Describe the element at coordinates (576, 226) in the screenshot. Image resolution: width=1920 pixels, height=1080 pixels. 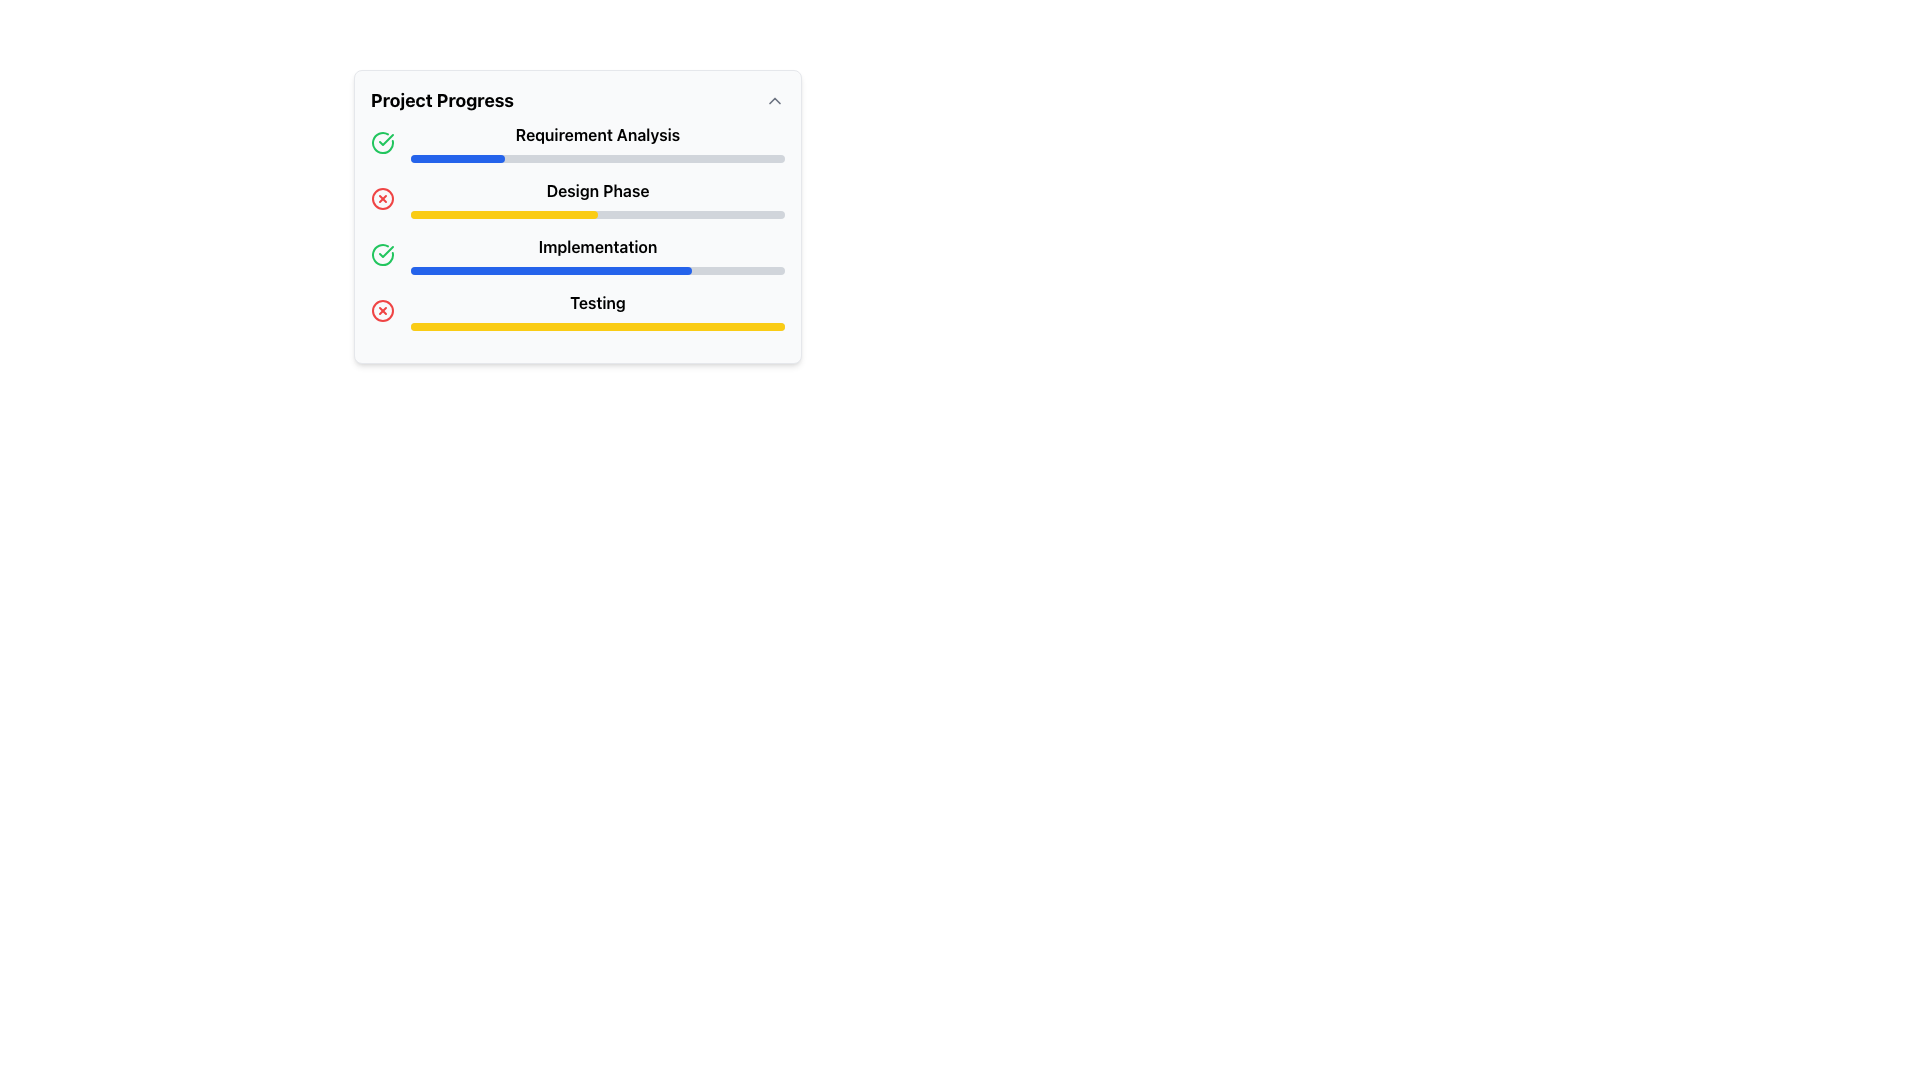
I see `the progress details of the Progress Tracker, which includes four labeled progress bars for 'Requirement Analysis,' 'Design Phase,' 'Implementation,' and 'Testing.'` at that location.